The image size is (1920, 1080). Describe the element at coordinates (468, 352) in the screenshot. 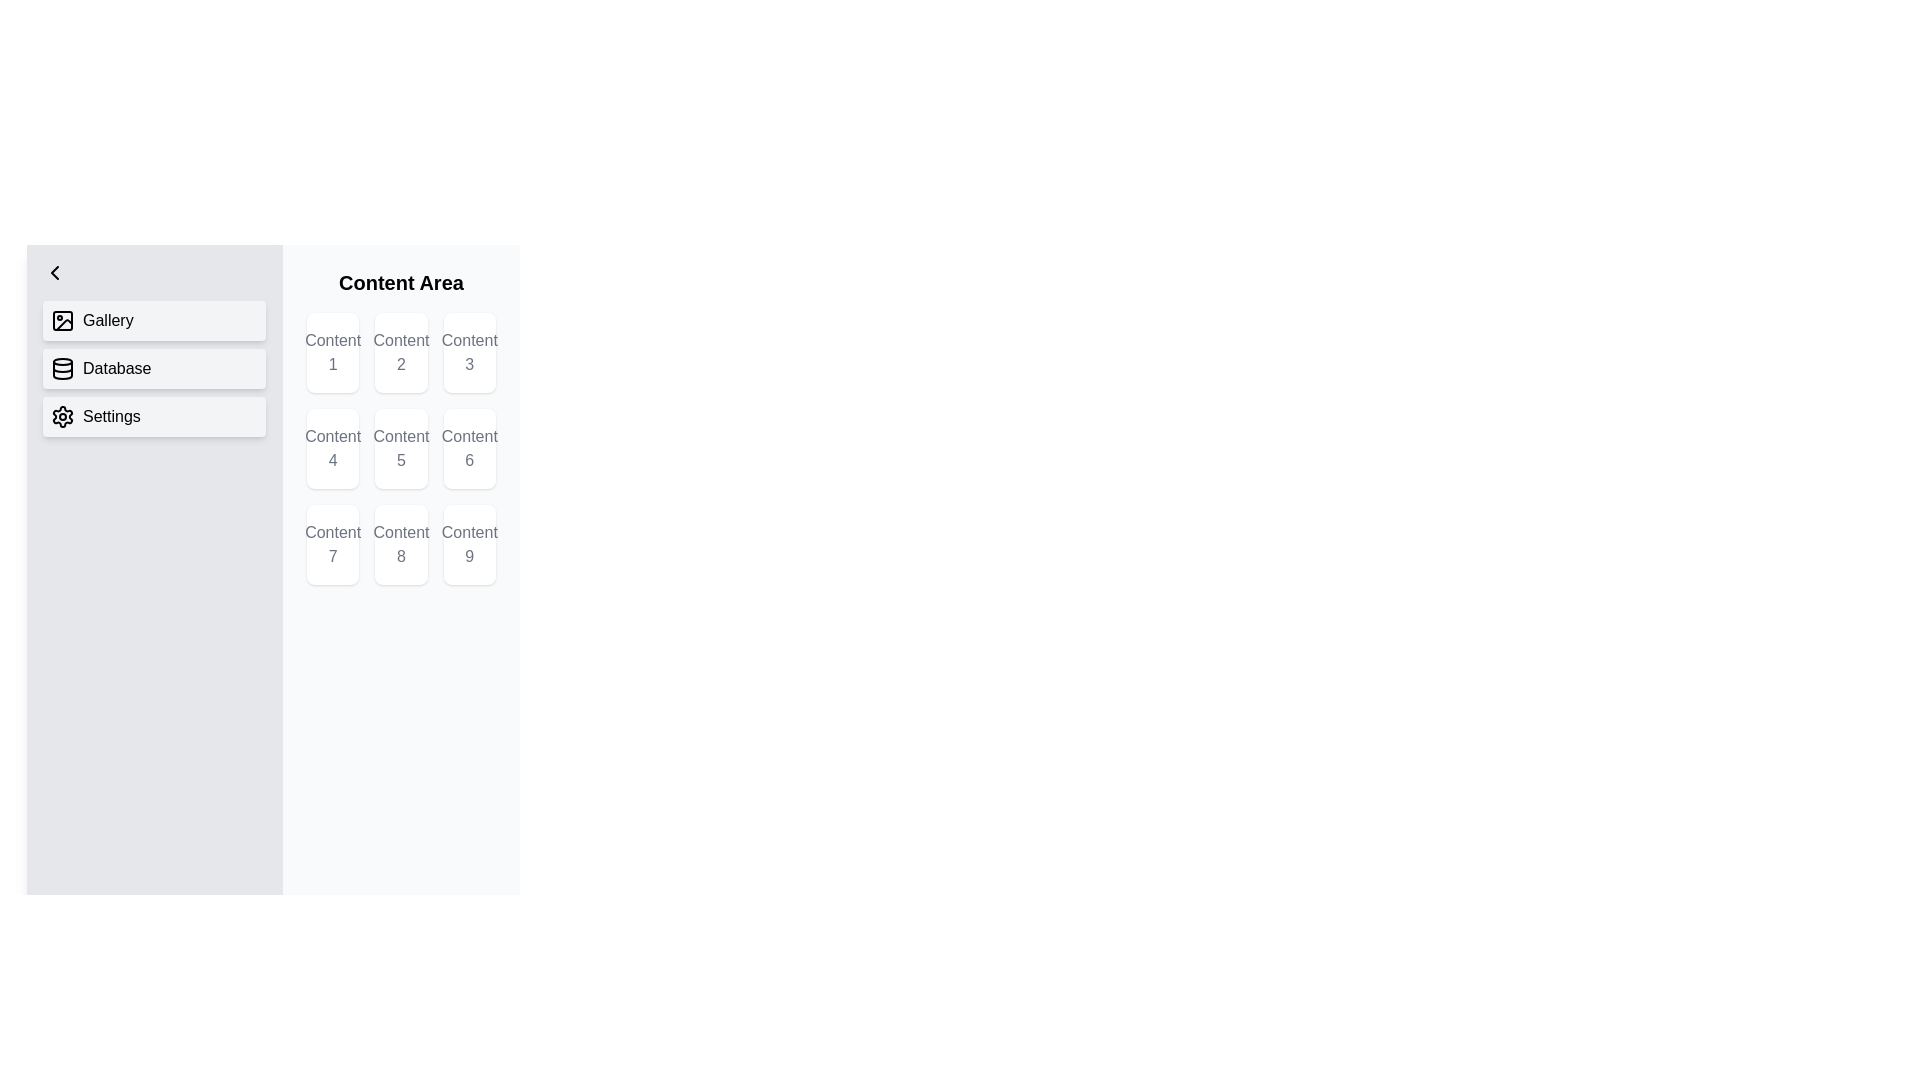

I see `the Grid Item with gray text 'Content 3'` at that location.